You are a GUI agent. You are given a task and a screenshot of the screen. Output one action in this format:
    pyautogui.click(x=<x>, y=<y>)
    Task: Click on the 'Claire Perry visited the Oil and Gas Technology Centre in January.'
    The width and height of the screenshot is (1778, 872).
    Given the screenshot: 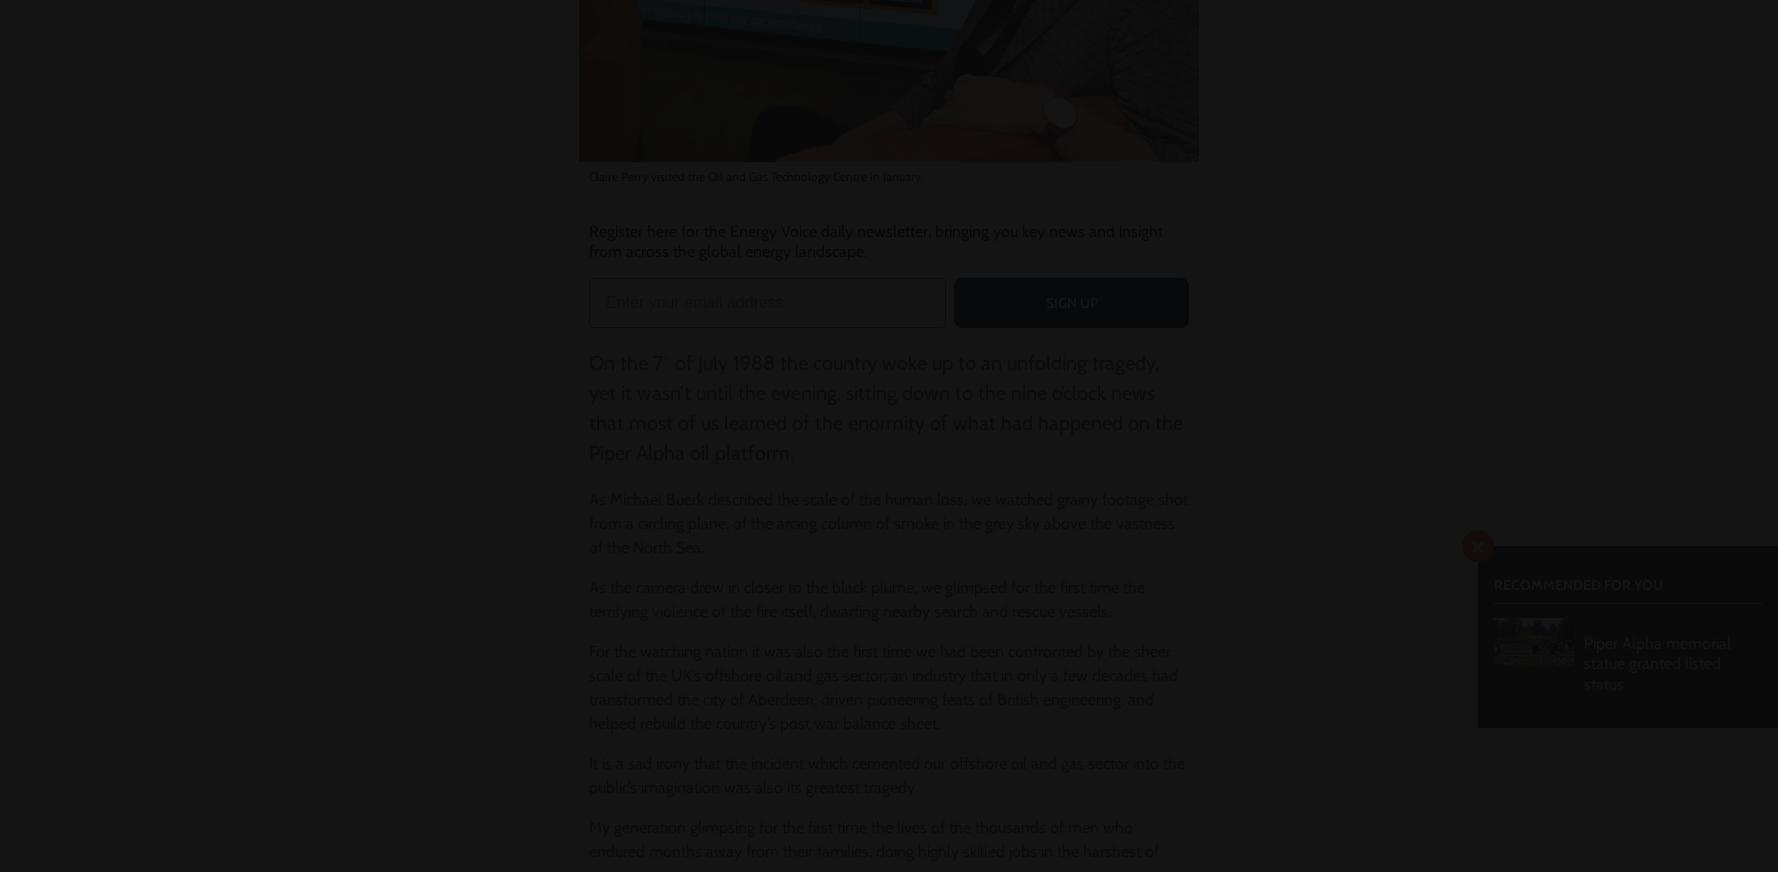 What is the action you would take?
    pyautogui.click(x=755, y=175)
    